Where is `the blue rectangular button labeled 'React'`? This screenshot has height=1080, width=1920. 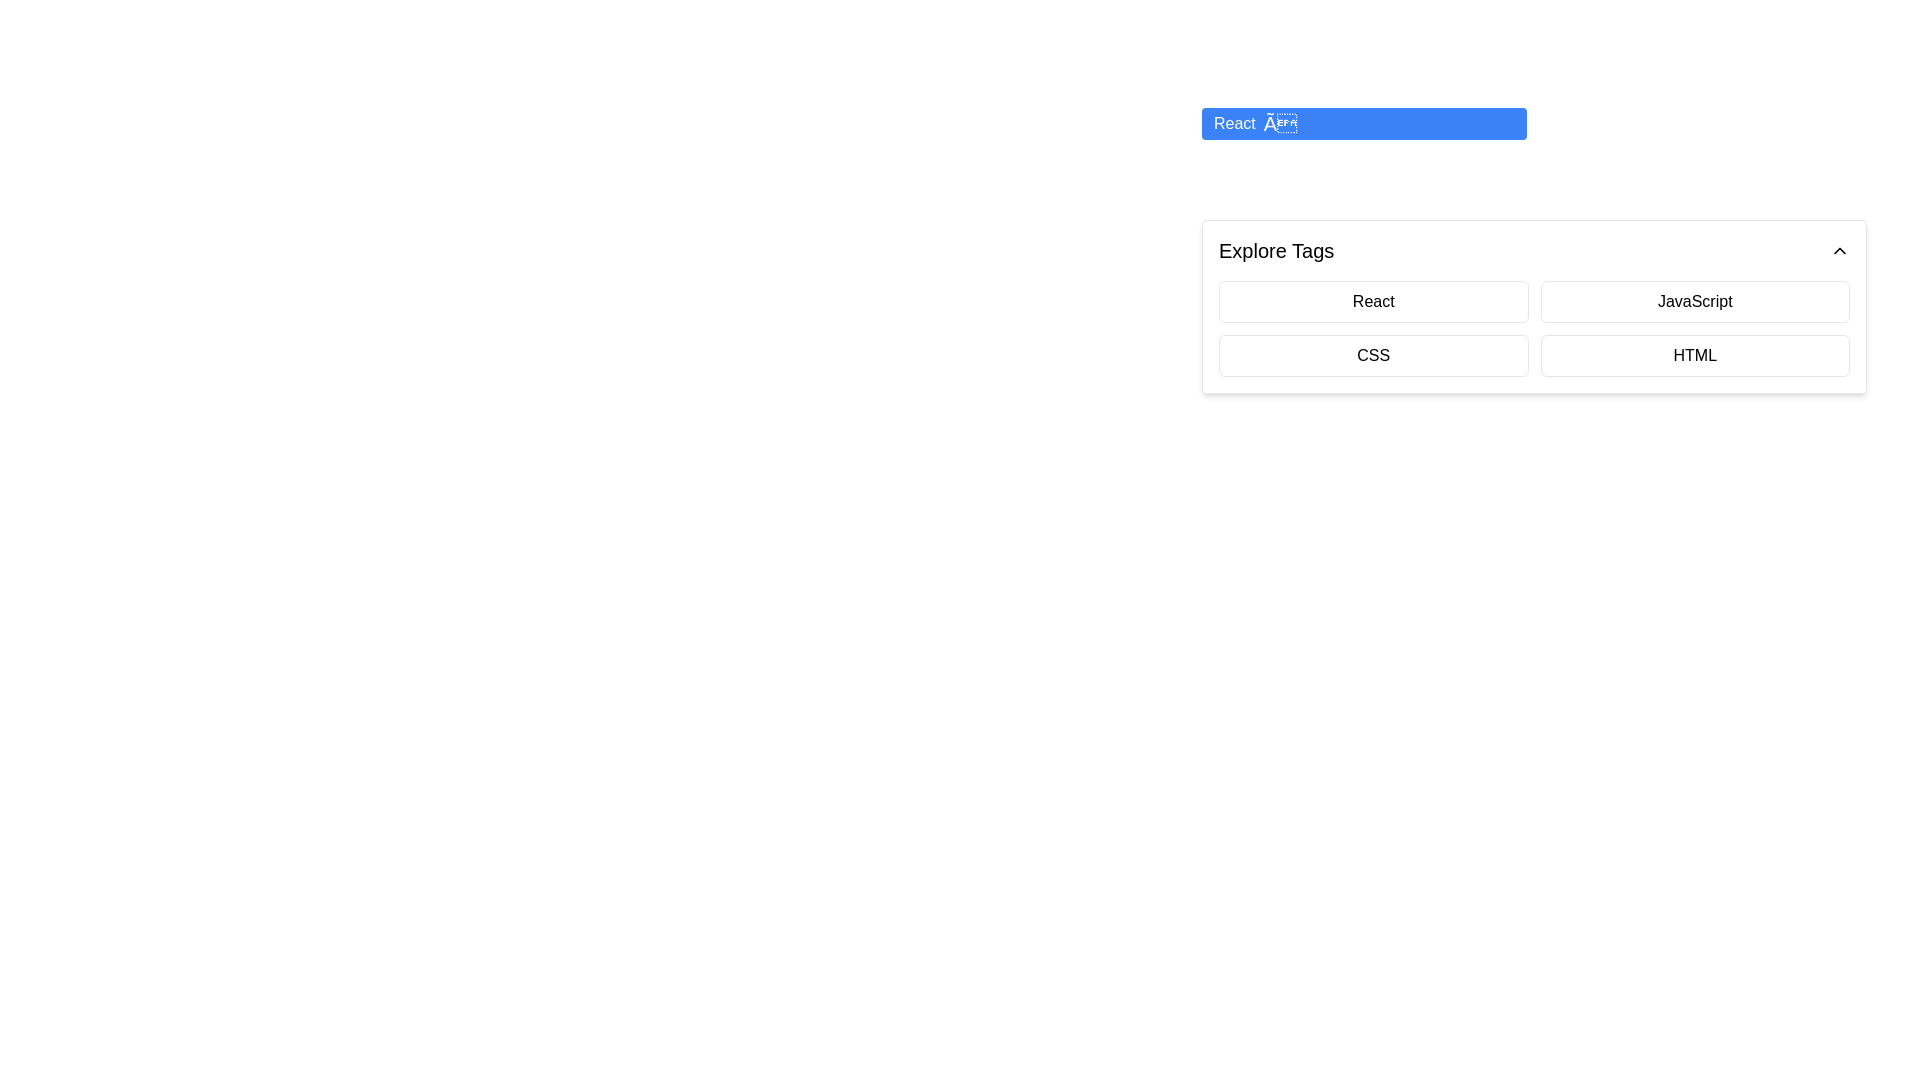
the blue rectangular button labeled 'React' is located at coordinates (1363, 123).